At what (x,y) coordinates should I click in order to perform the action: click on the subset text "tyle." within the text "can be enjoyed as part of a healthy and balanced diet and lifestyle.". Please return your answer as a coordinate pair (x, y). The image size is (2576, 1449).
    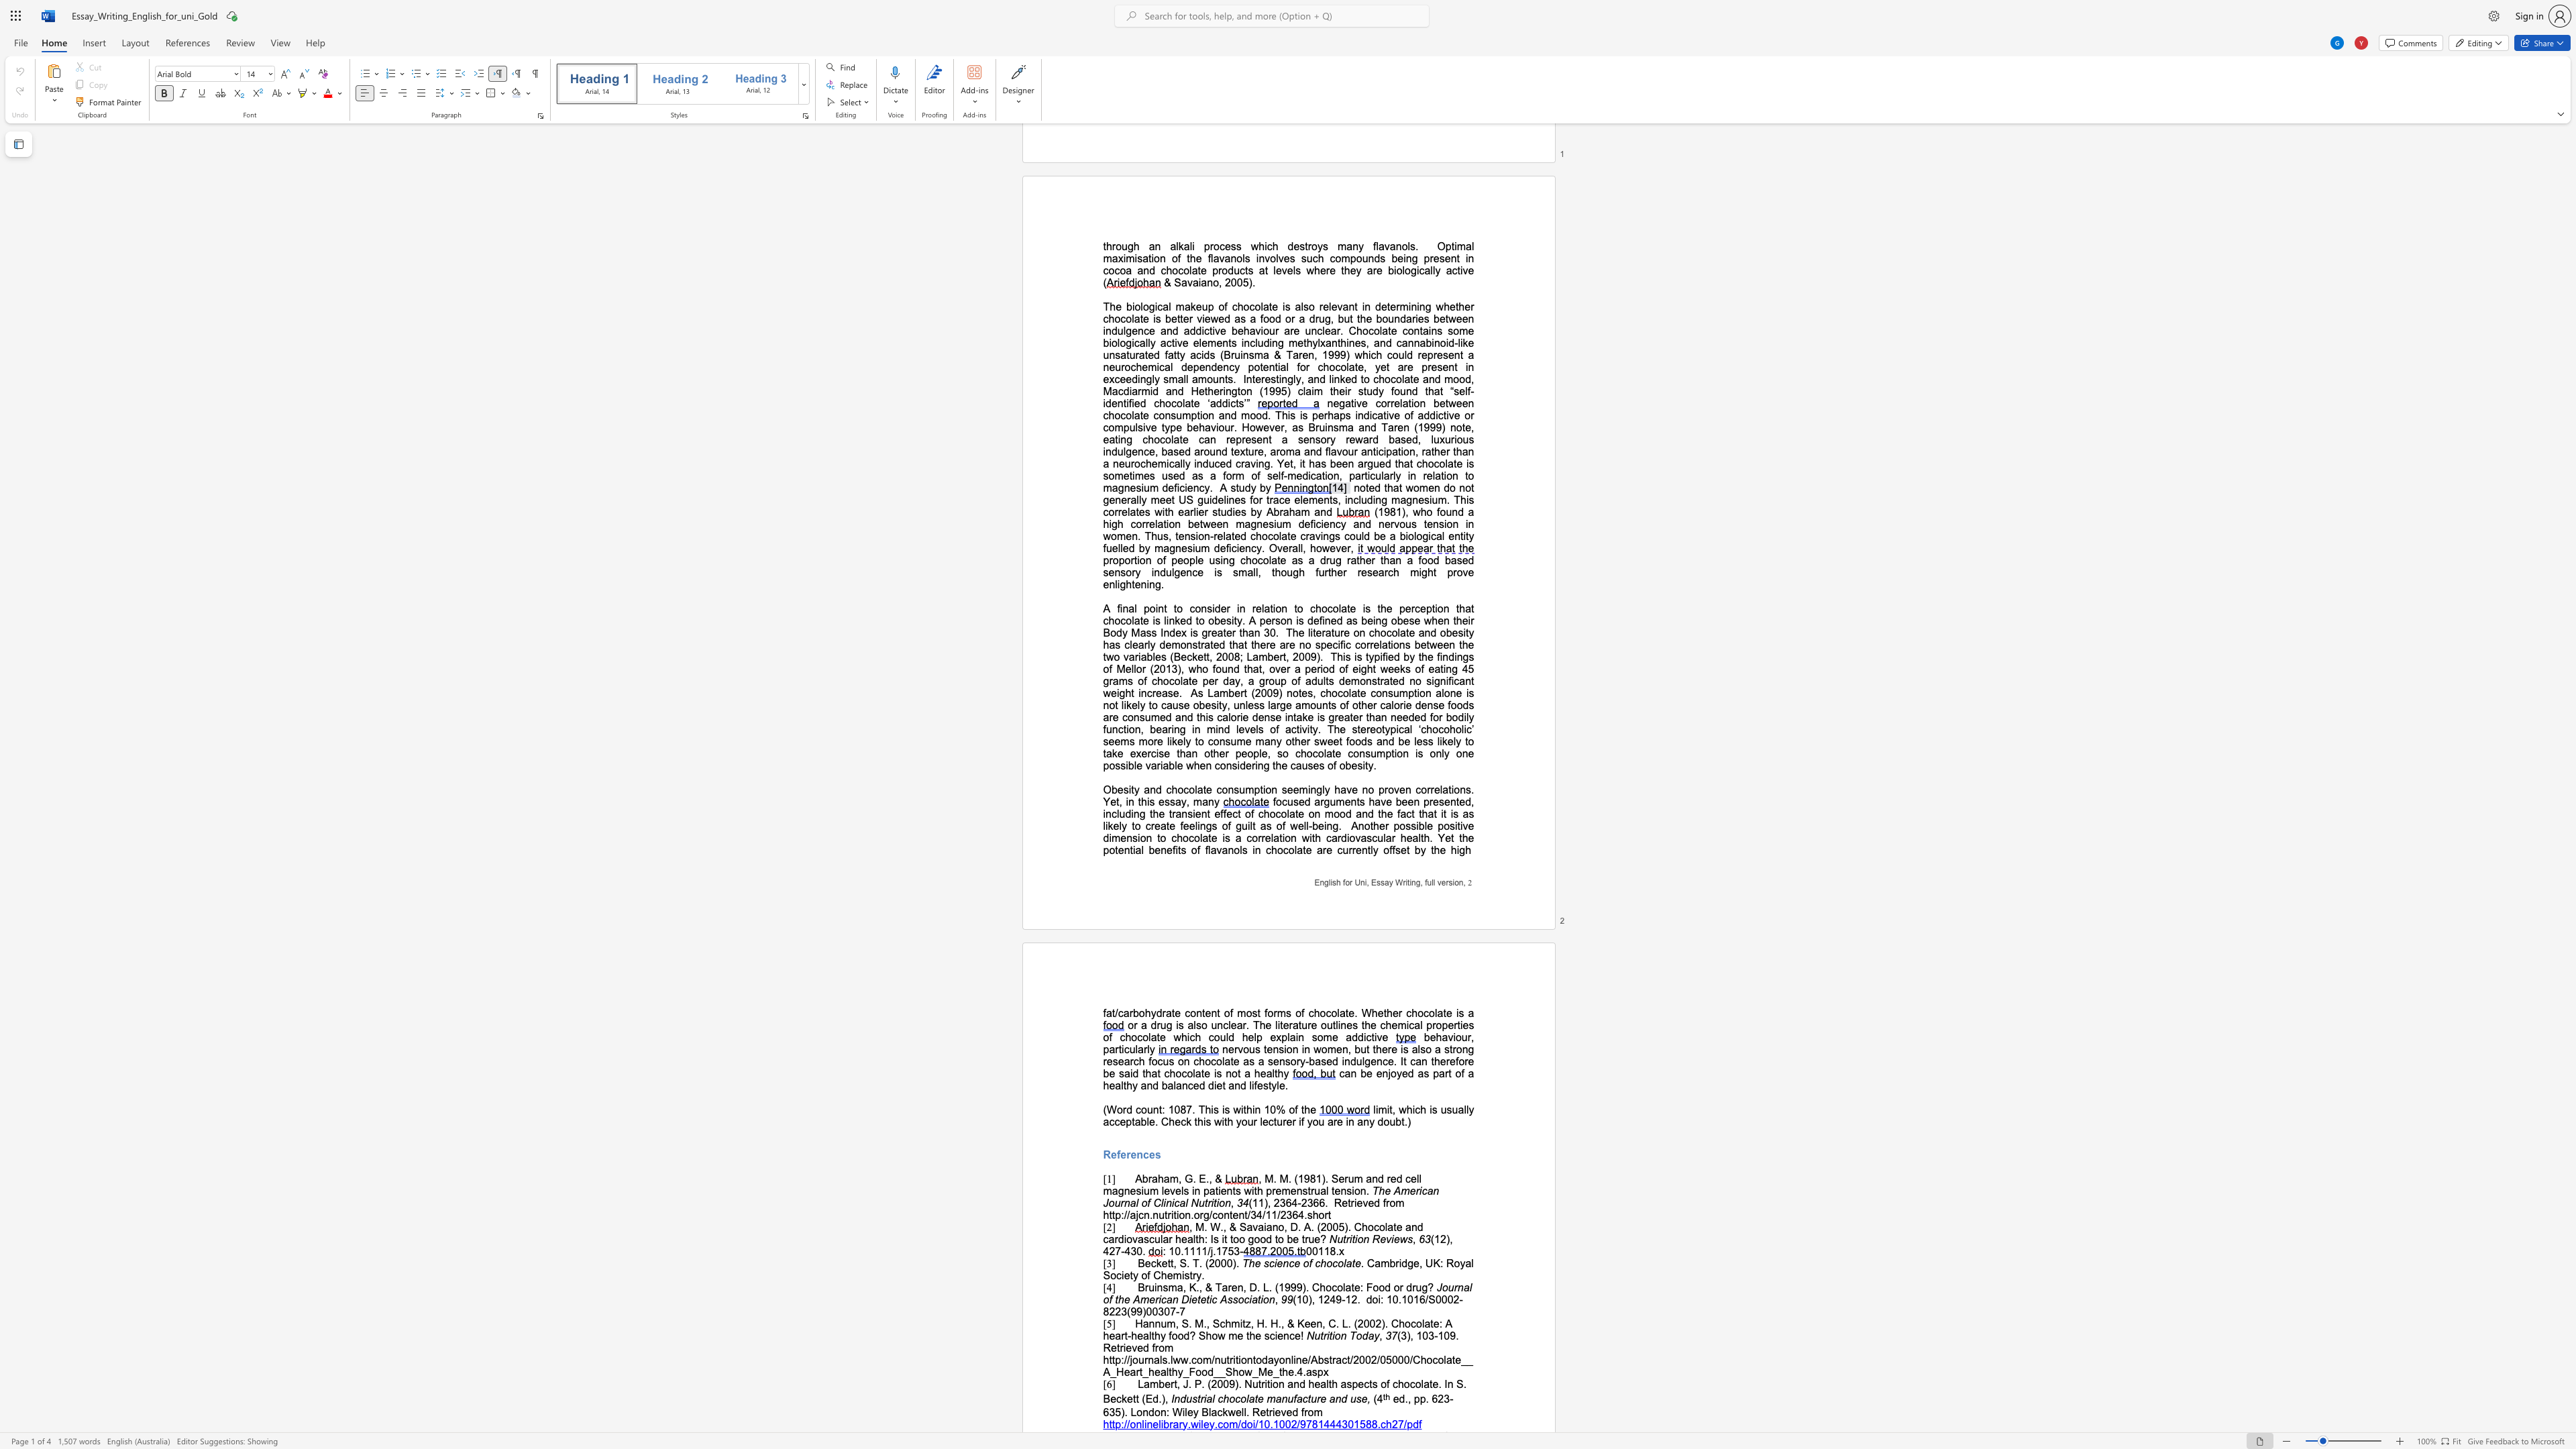
    Looking at the image, I should click on (1267, 1085).